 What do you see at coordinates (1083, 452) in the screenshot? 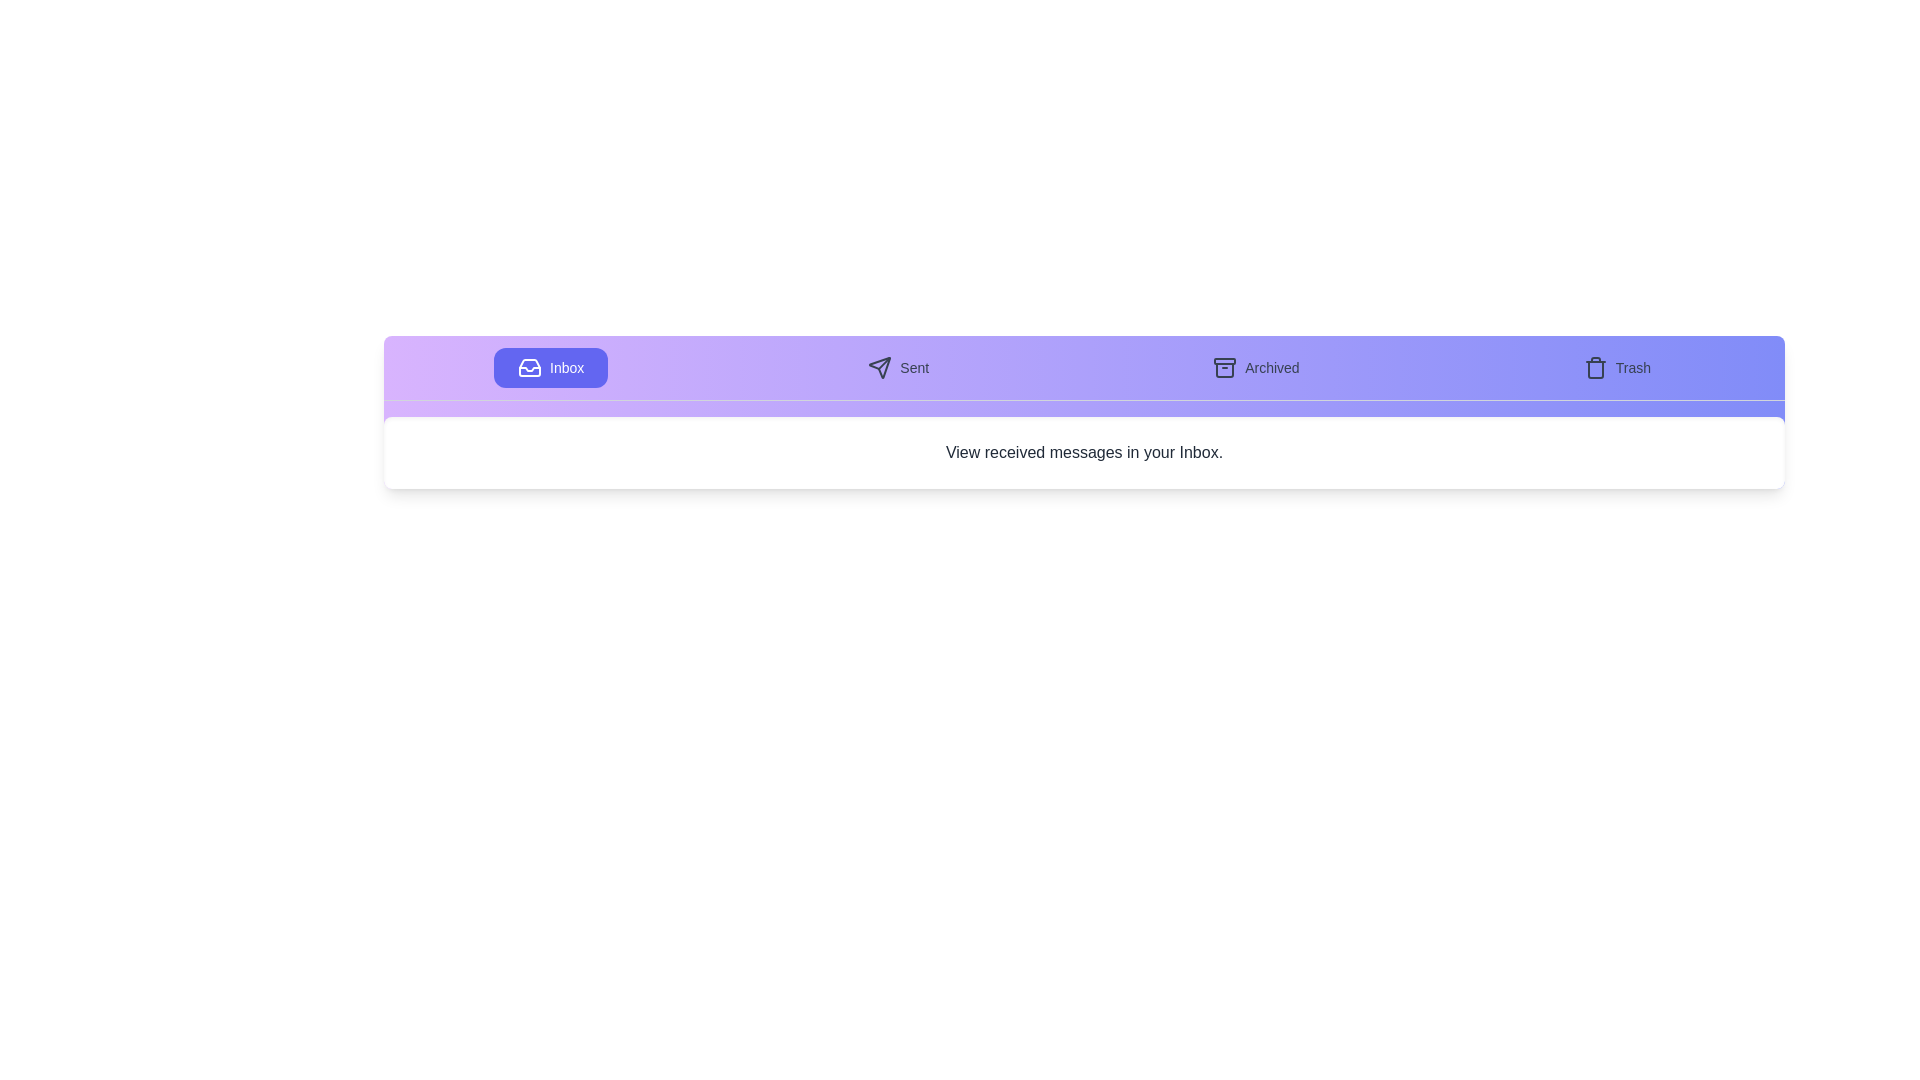
I see `the content displayed in the active tab` at bounding box center [1083, 452].